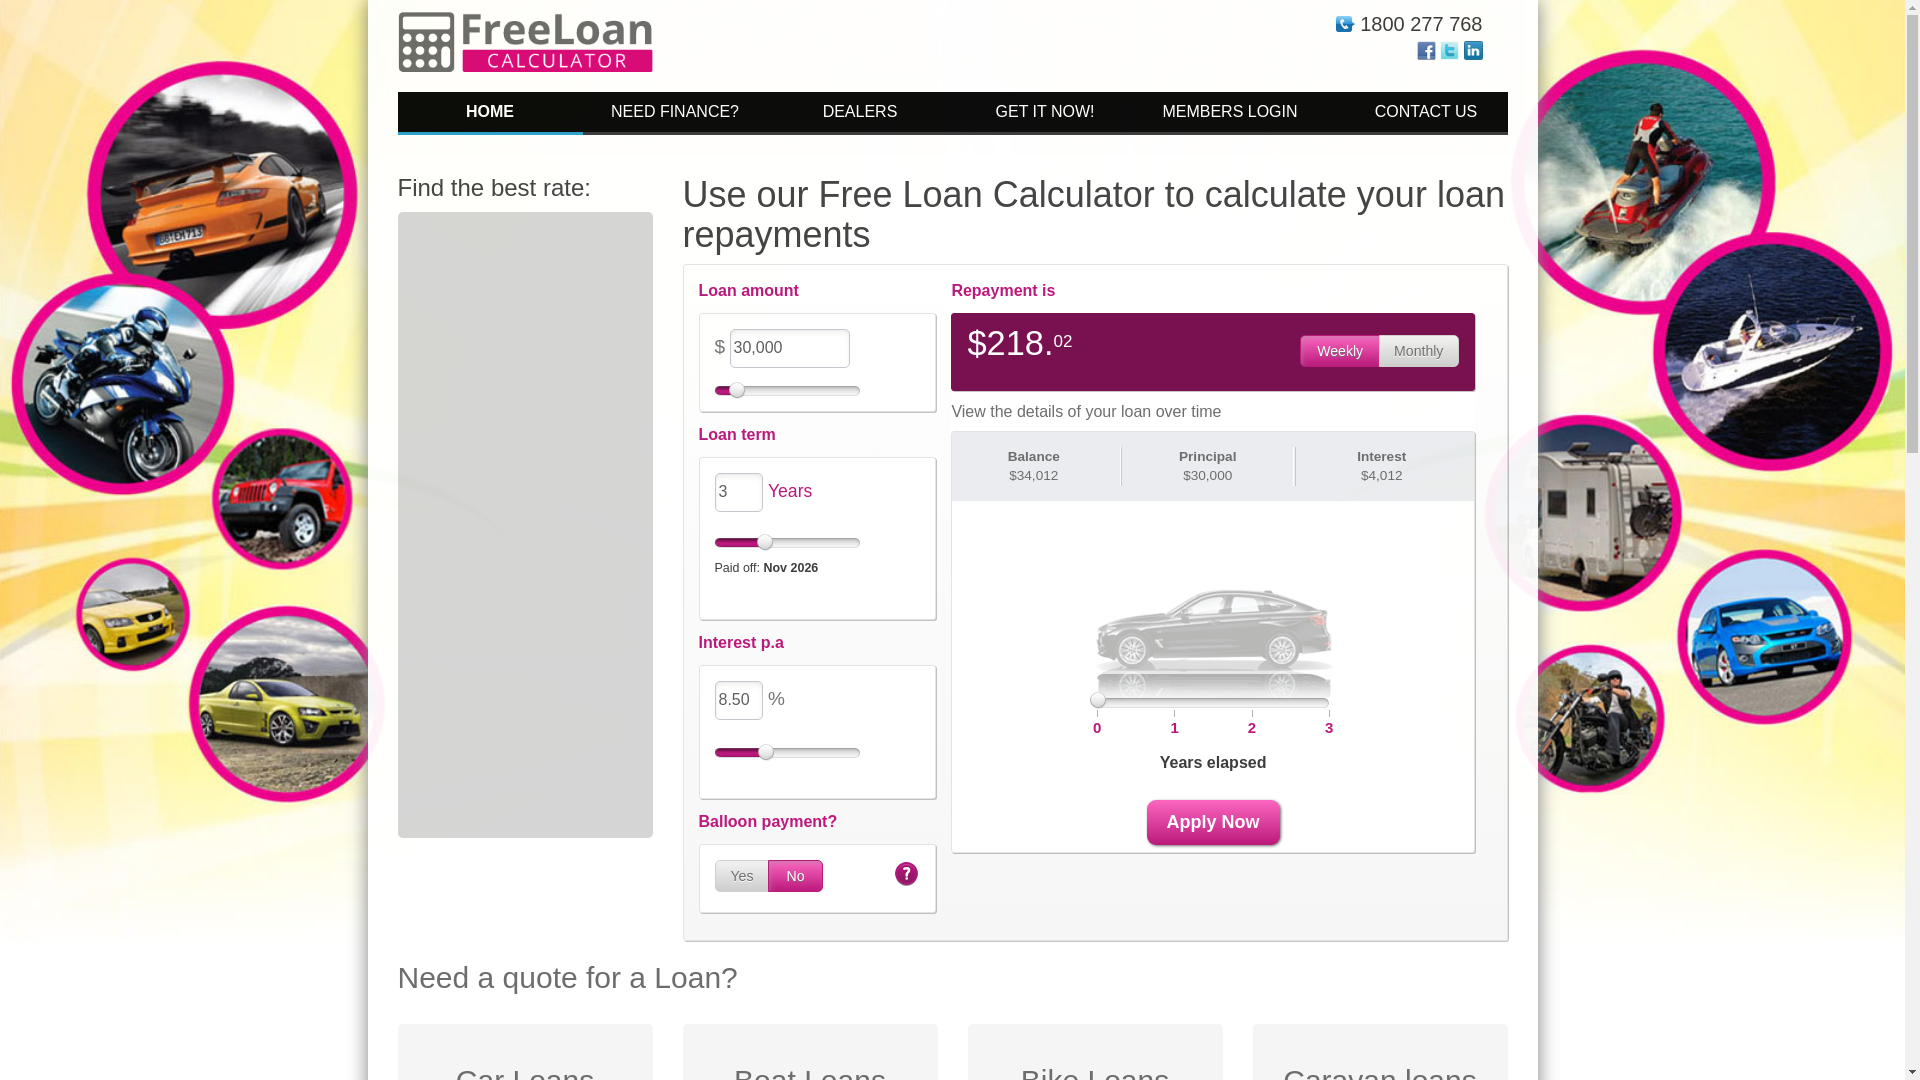 This screenshot has height=1080, width=1920. What do you see at coordinates (1425, 48) in the screenshot?
I see `'Facebook'` at bounding box center [1425, 48].